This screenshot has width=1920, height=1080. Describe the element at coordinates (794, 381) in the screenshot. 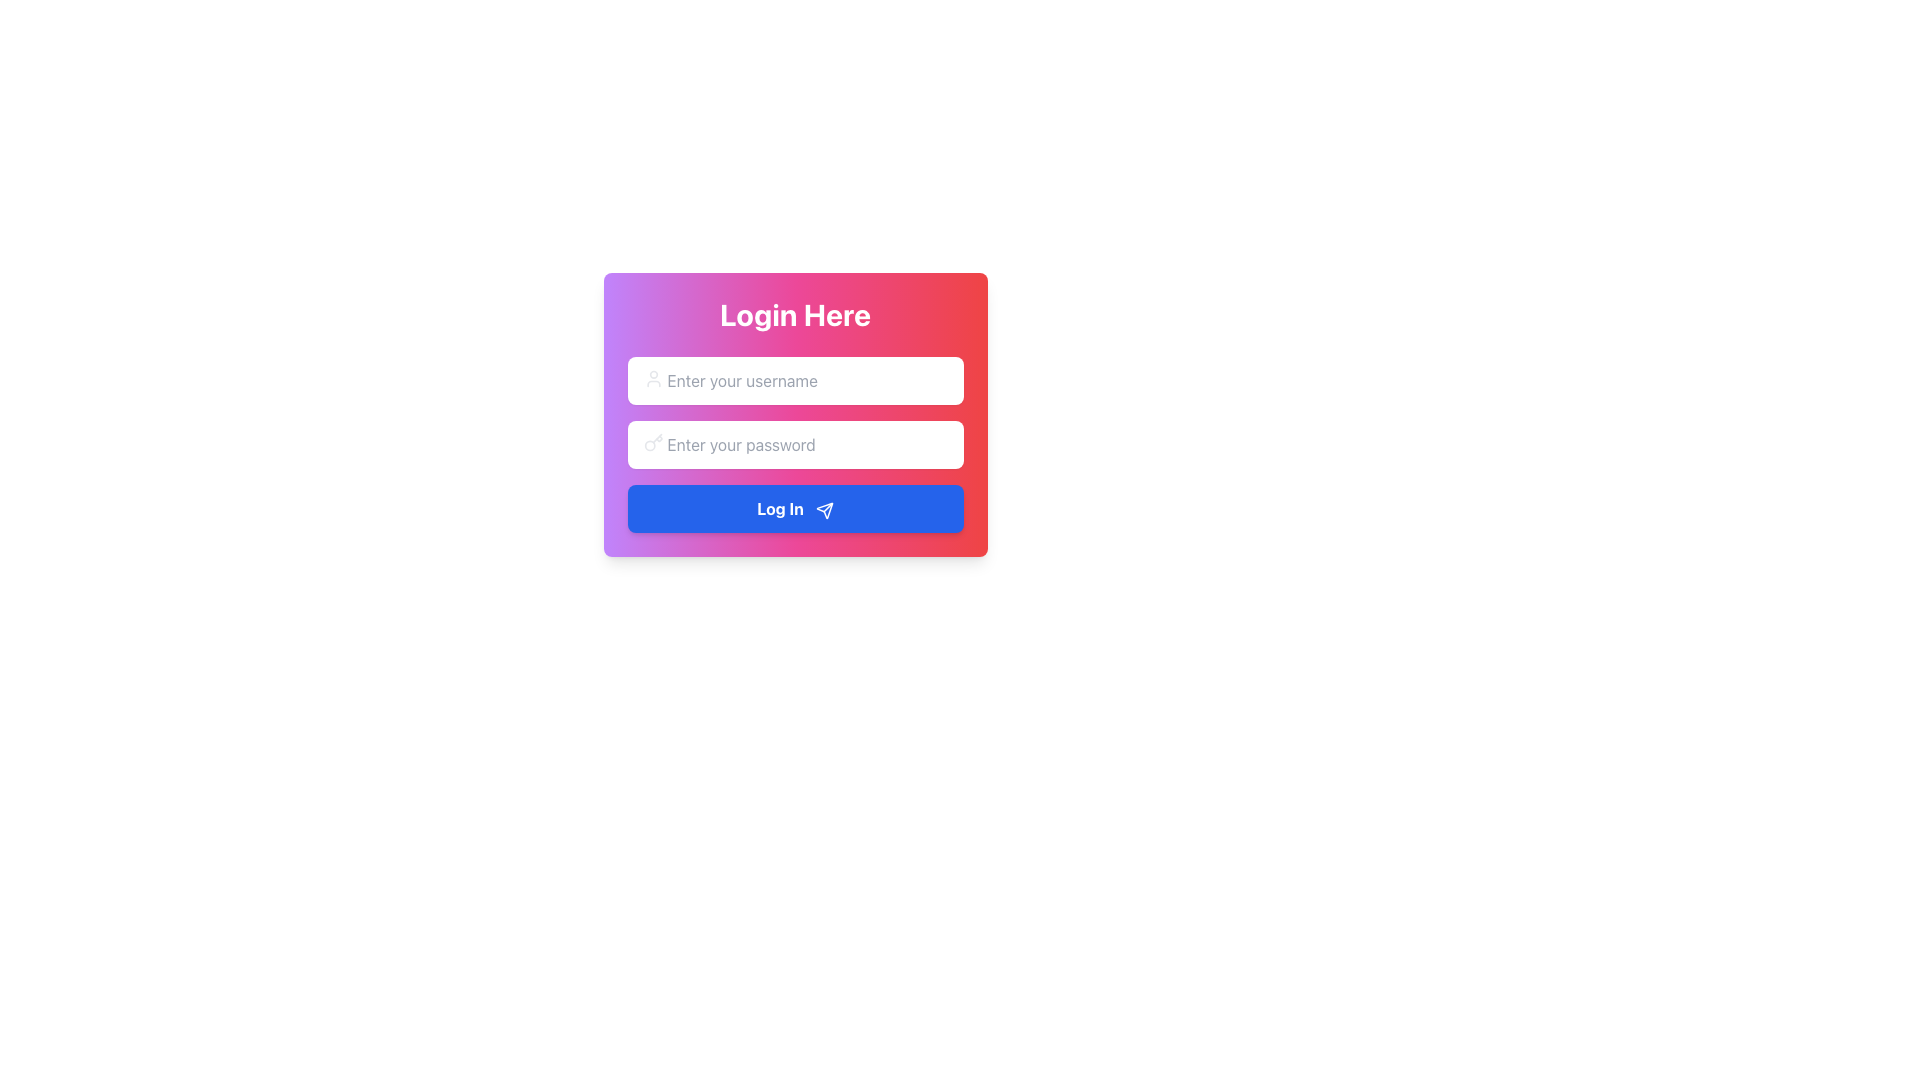

I see `the text input field for username entry, which is styled with a white background and rounded corners, and includes placeholder text 'Enter your username'` at that location.